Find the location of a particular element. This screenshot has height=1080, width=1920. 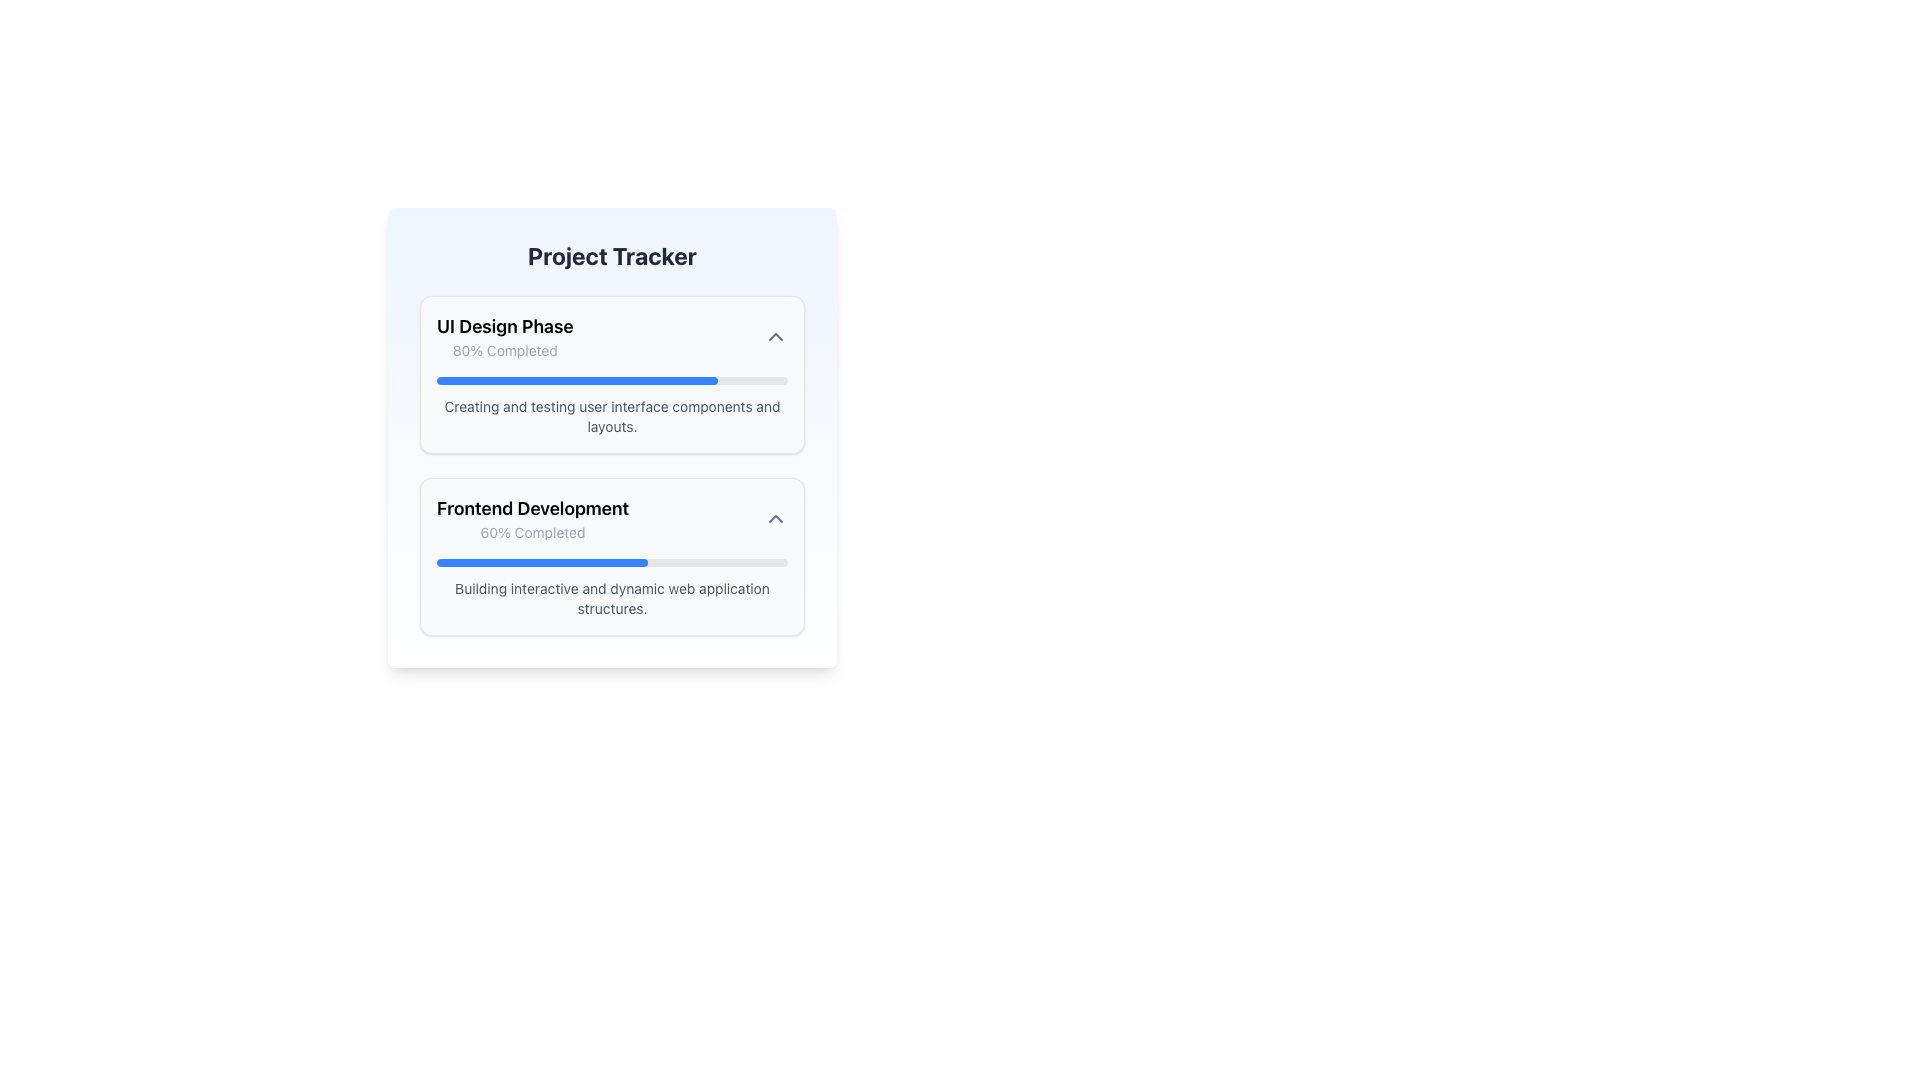

progress percentage from the text label located below the 'UI Design Phase' header in the 'UI Design Phase' card of the 'Project Tracker' is located at coordinates (505, 350).